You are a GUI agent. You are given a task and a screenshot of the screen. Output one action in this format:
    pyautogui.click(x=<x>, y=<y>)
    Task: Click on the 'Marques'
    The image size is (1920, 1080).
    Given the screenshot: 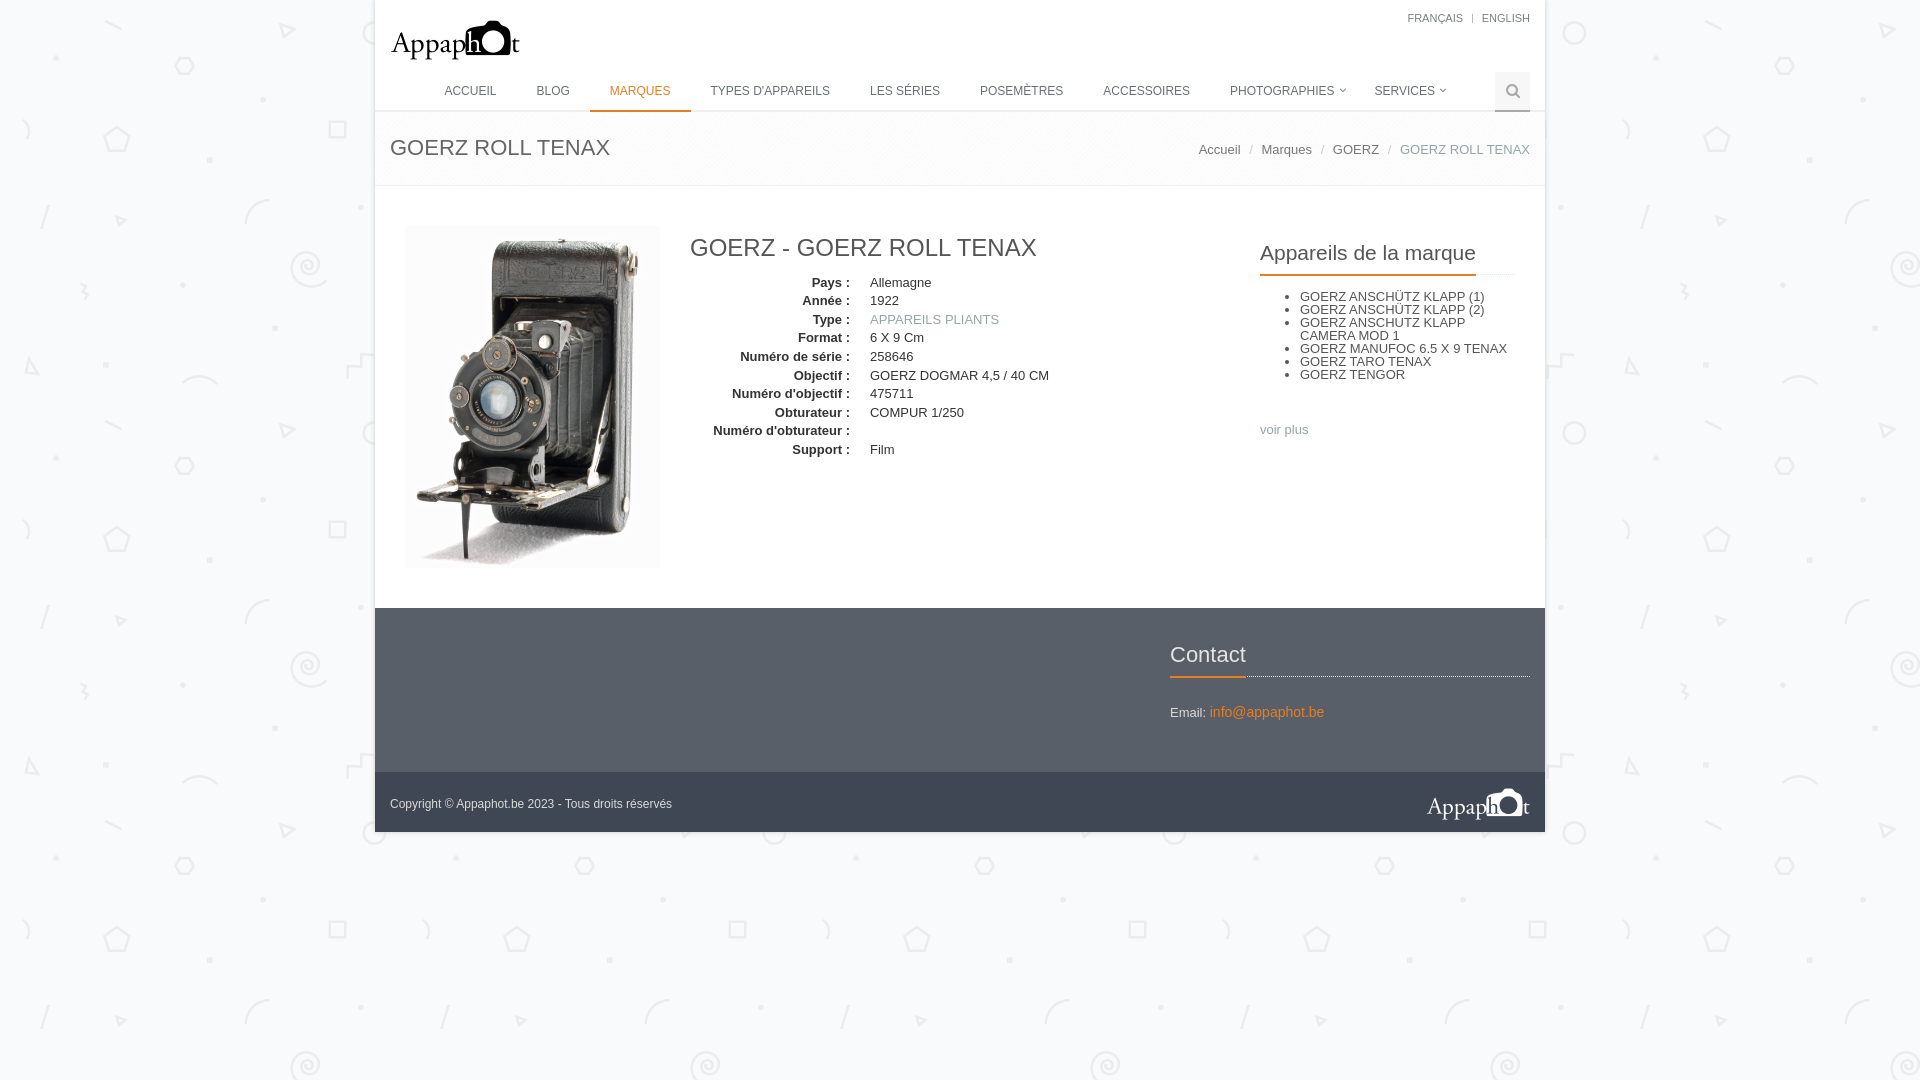 What is the action you would take?
    pyautogui.click(x=1286, y=148)
    